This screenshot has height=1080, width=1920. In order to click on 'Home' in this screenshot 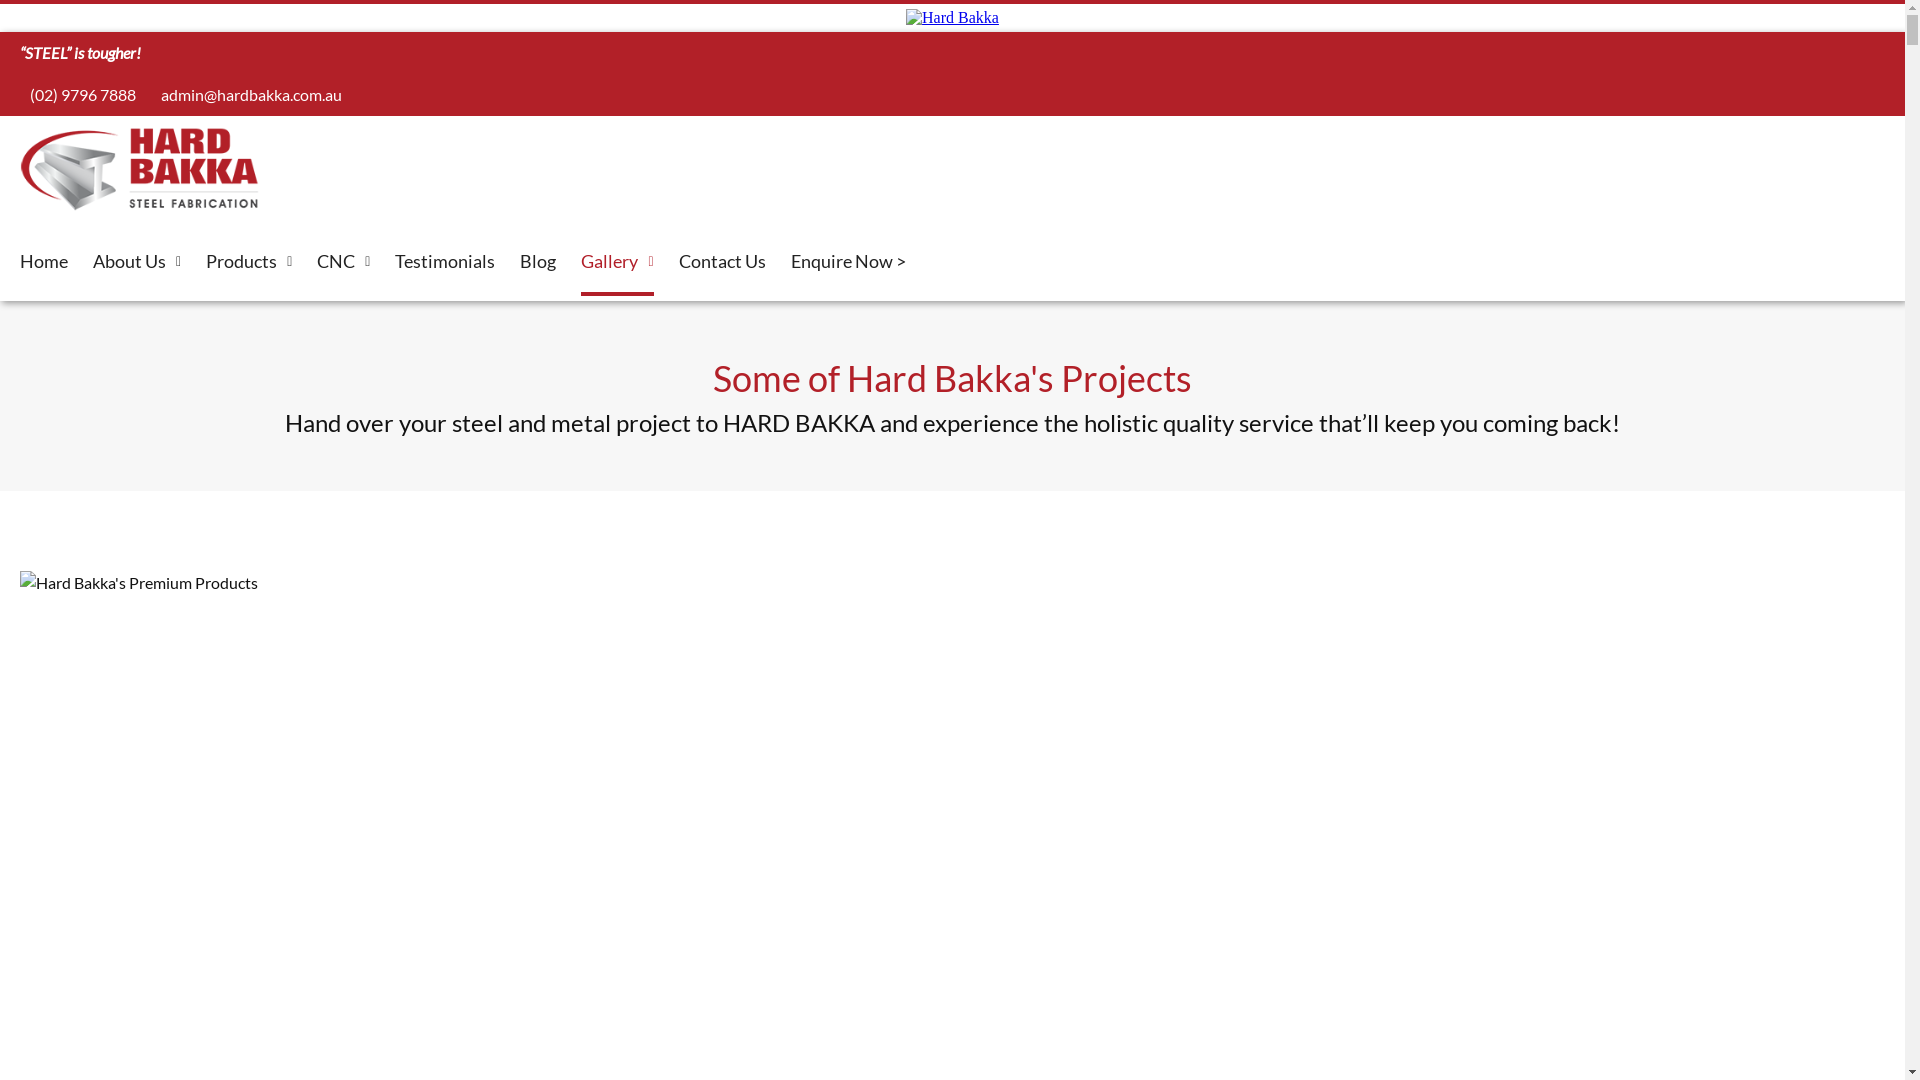, I will do `click(43, 261)`.